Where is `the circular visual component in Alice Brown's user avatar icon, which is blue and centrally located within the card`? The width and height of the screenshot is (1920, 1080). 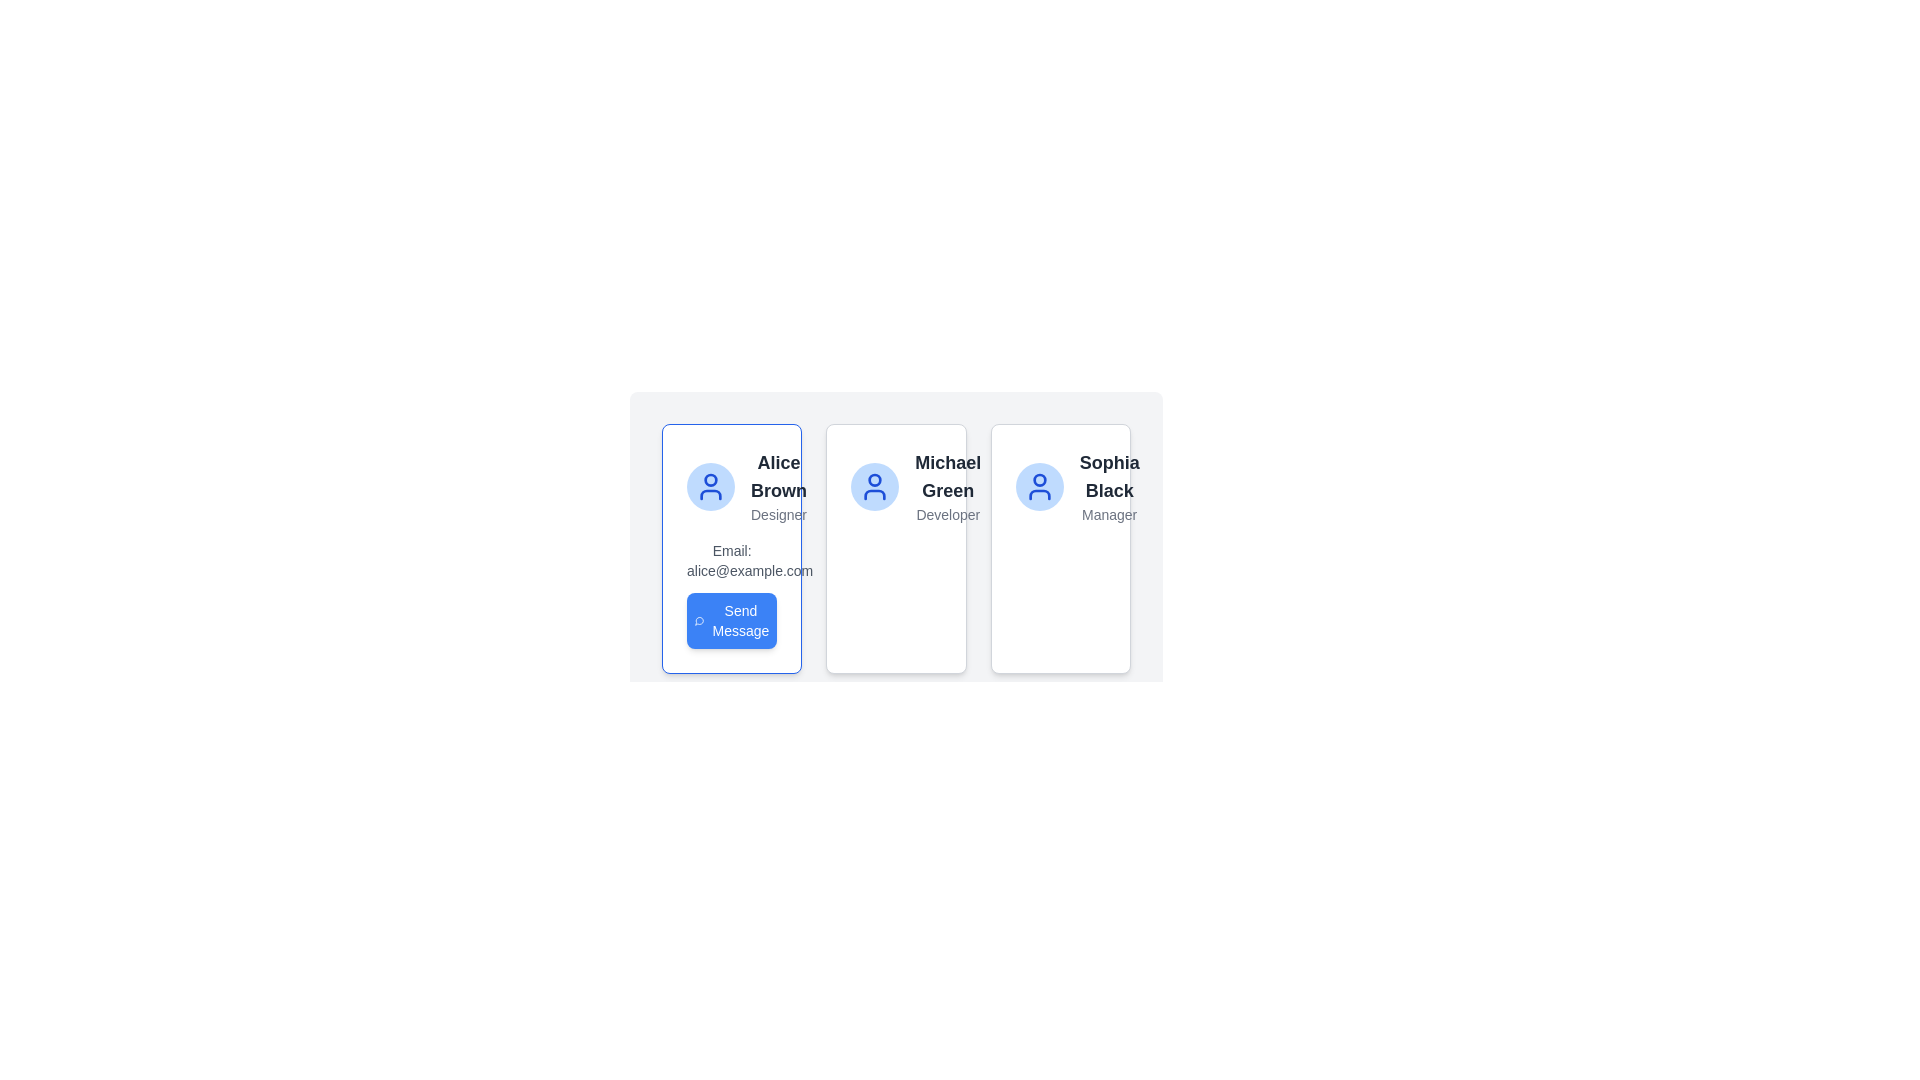 the circular visual component in Alice Brown's user avatar icon, which is blue and centrally located within the card is located at coordinates (1039, 480).